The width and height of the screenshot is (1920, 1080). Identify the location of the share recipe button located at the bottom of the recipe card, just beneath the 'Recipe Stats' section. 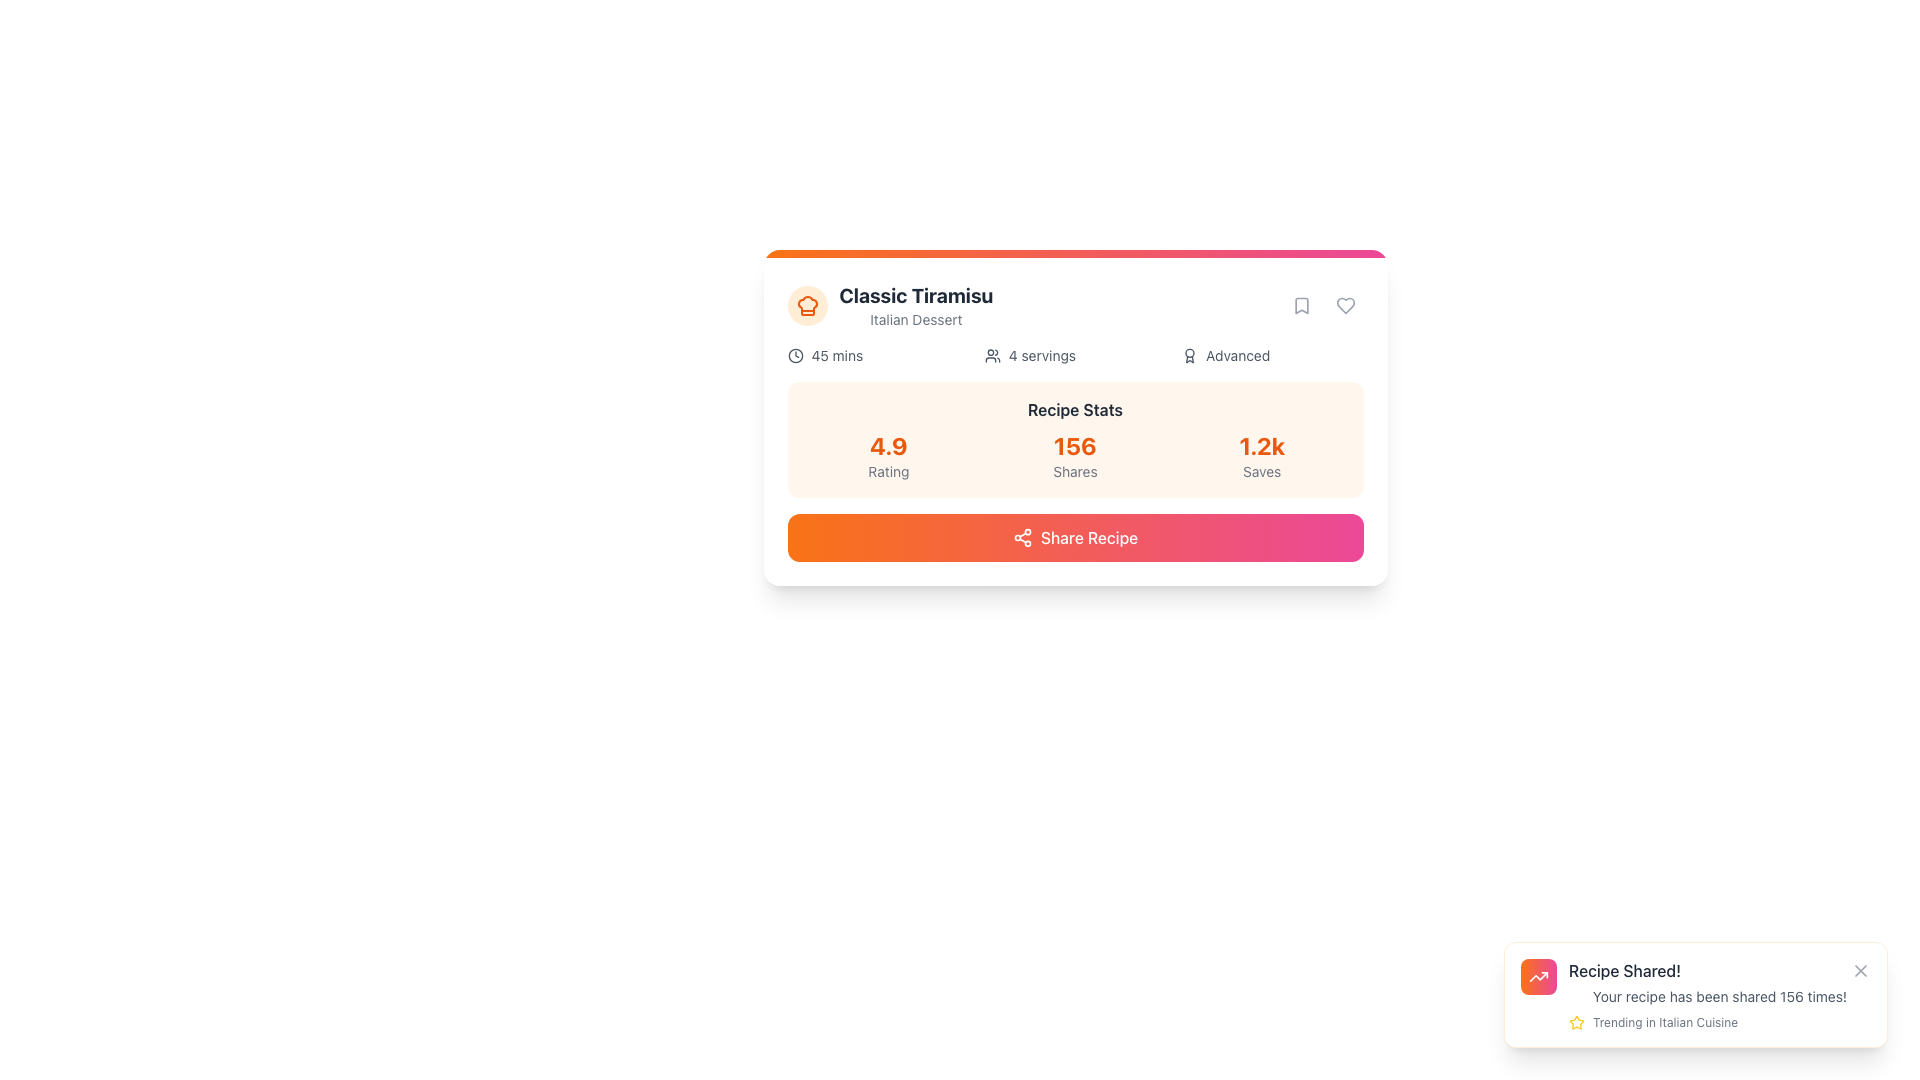
(1074, 536).